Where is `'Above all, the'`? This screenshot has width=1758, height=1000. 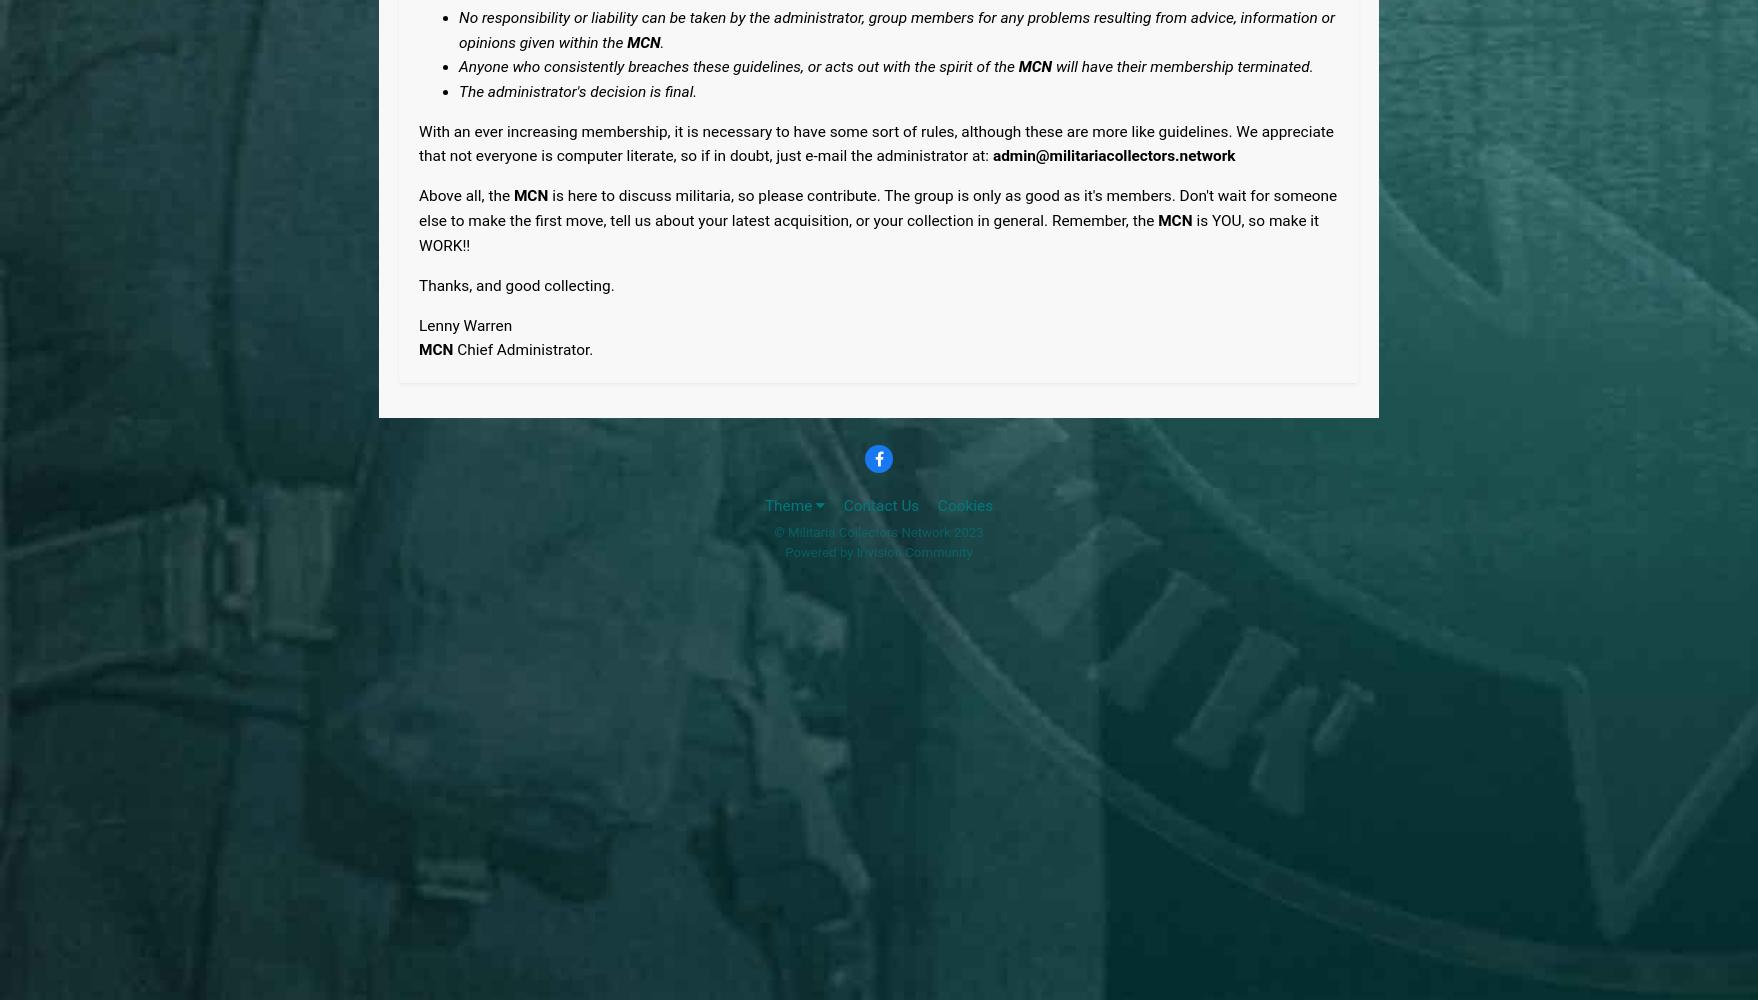 'Above all, the' is located at coordinates (465, 195).